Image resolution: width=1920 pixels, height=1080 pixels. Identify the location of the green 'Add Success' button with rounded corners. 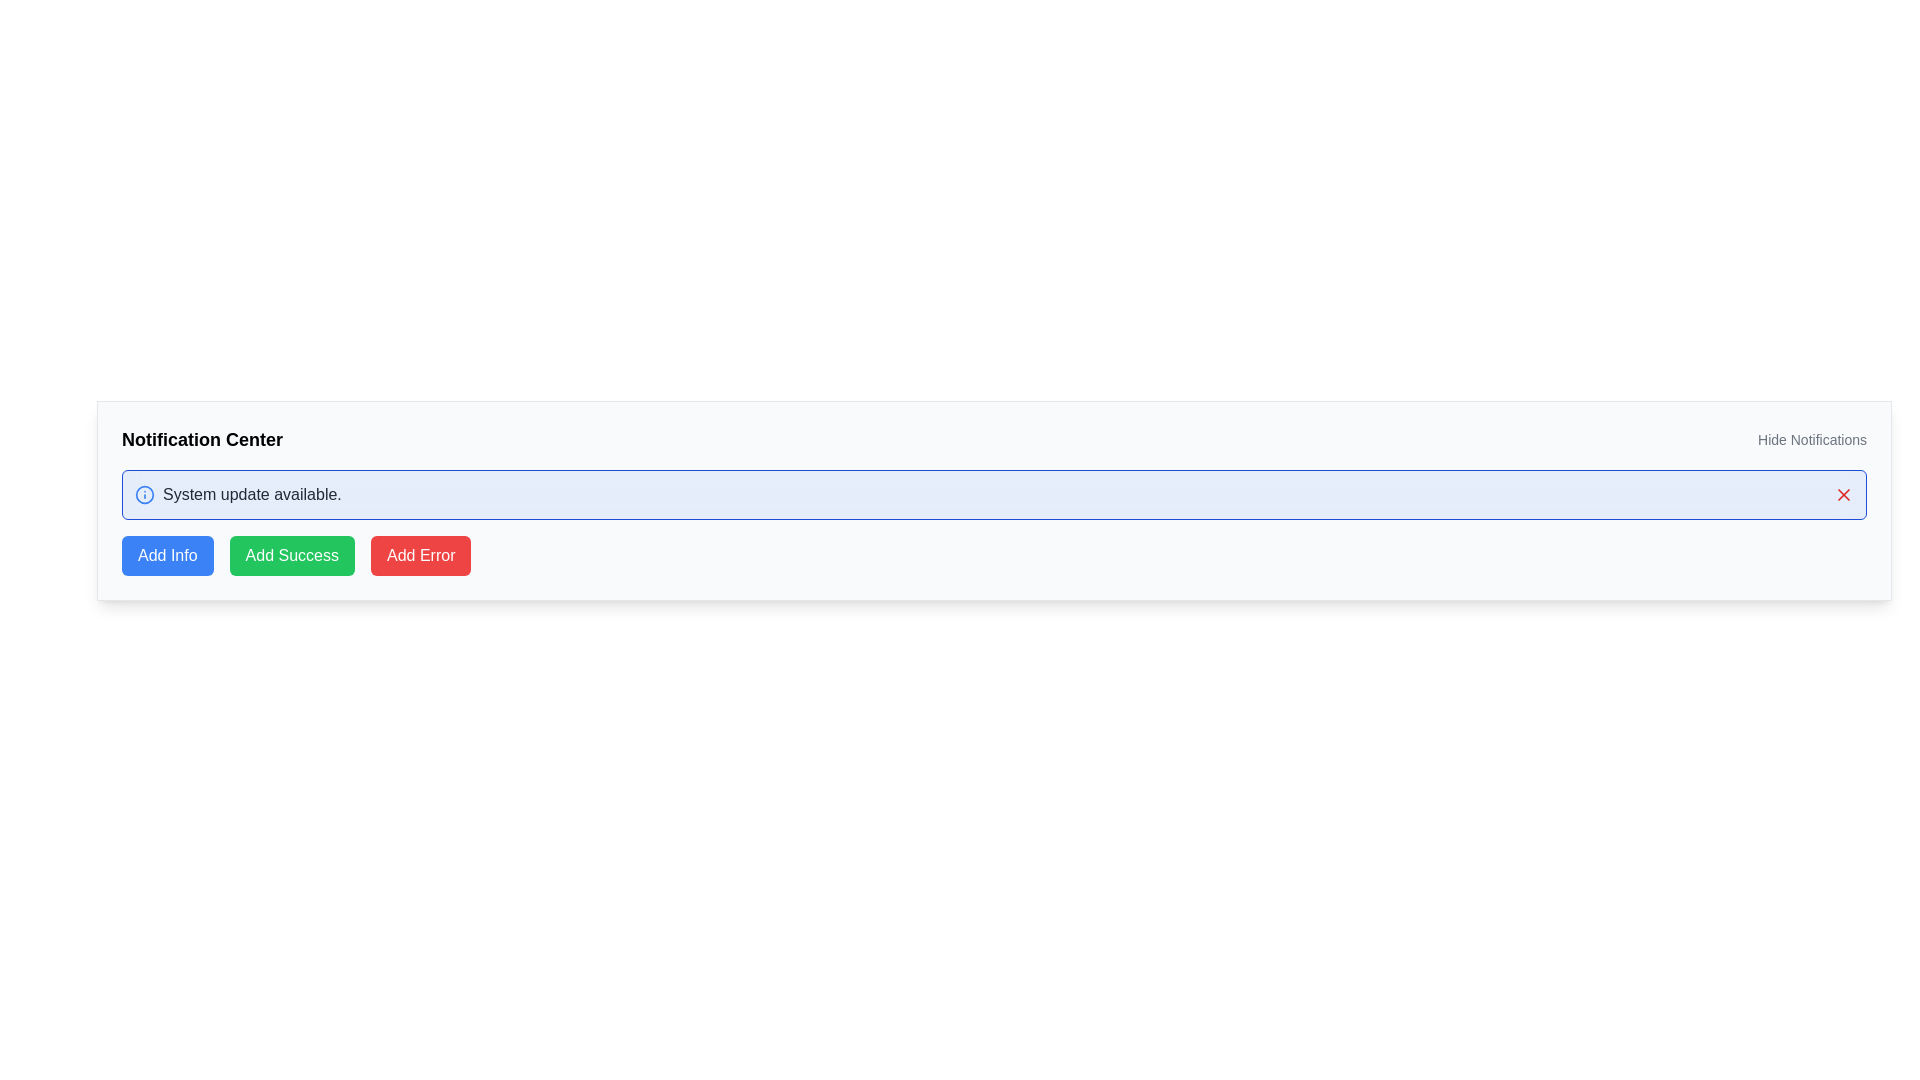
(291, 555).